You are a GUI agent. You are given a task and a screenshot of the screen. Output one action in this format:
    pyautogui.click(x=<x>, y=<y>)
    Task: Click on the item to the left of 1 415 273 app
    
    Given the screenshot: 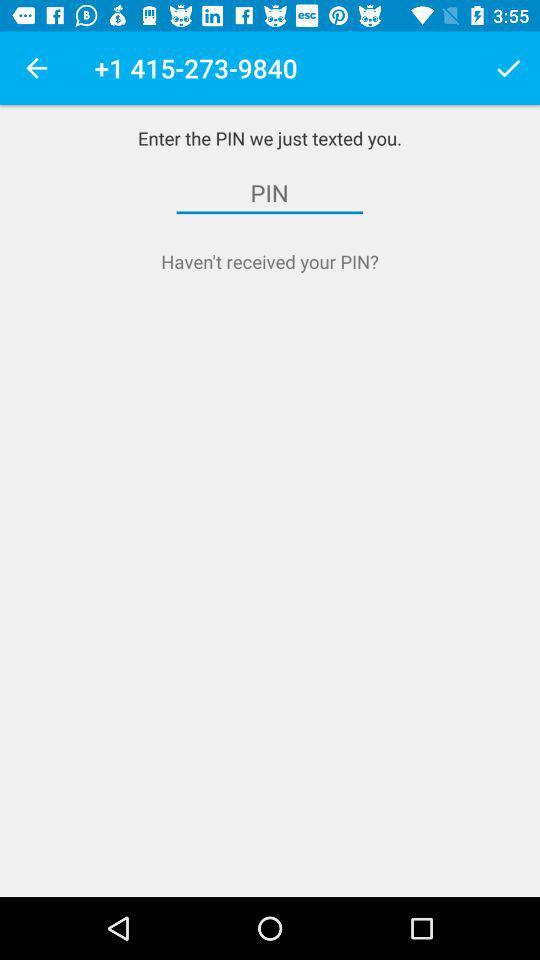 What is the action you would take?
    pyautogui.click(x=36, y=68)
    